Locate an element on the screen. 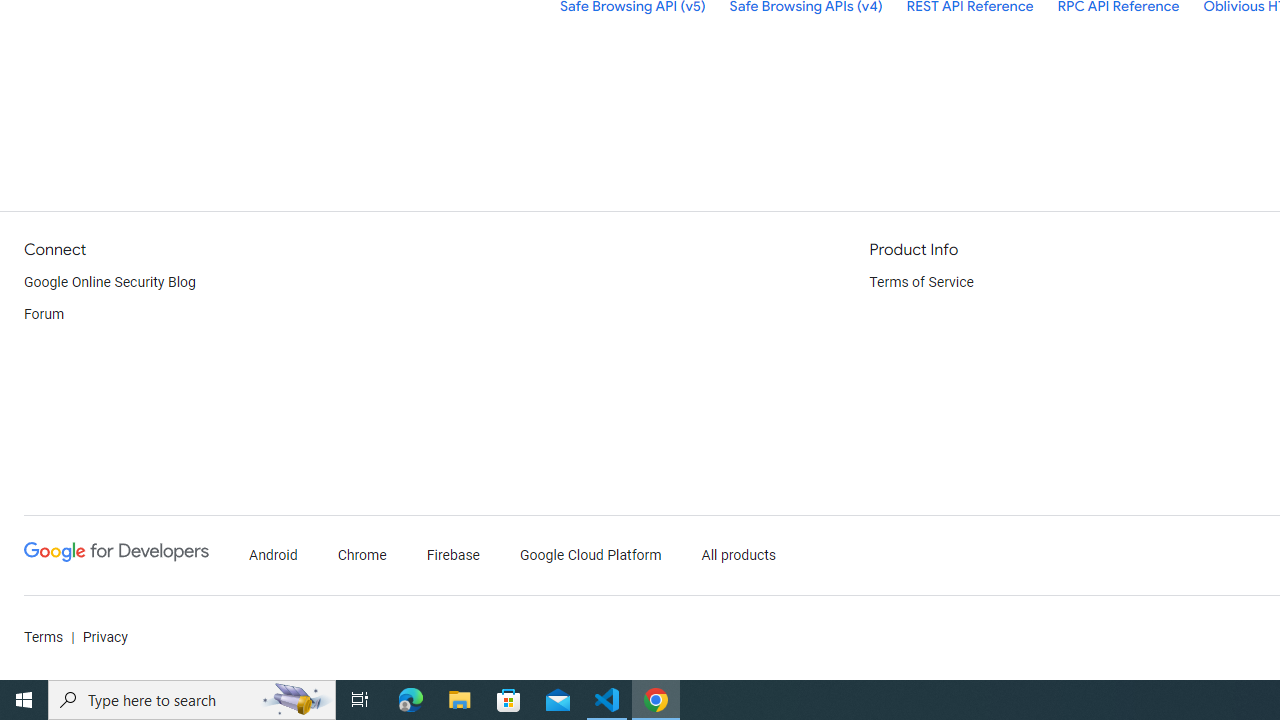 This screenshot has width=1280, height=720. 'All products' is located at coordinates (738, 555).